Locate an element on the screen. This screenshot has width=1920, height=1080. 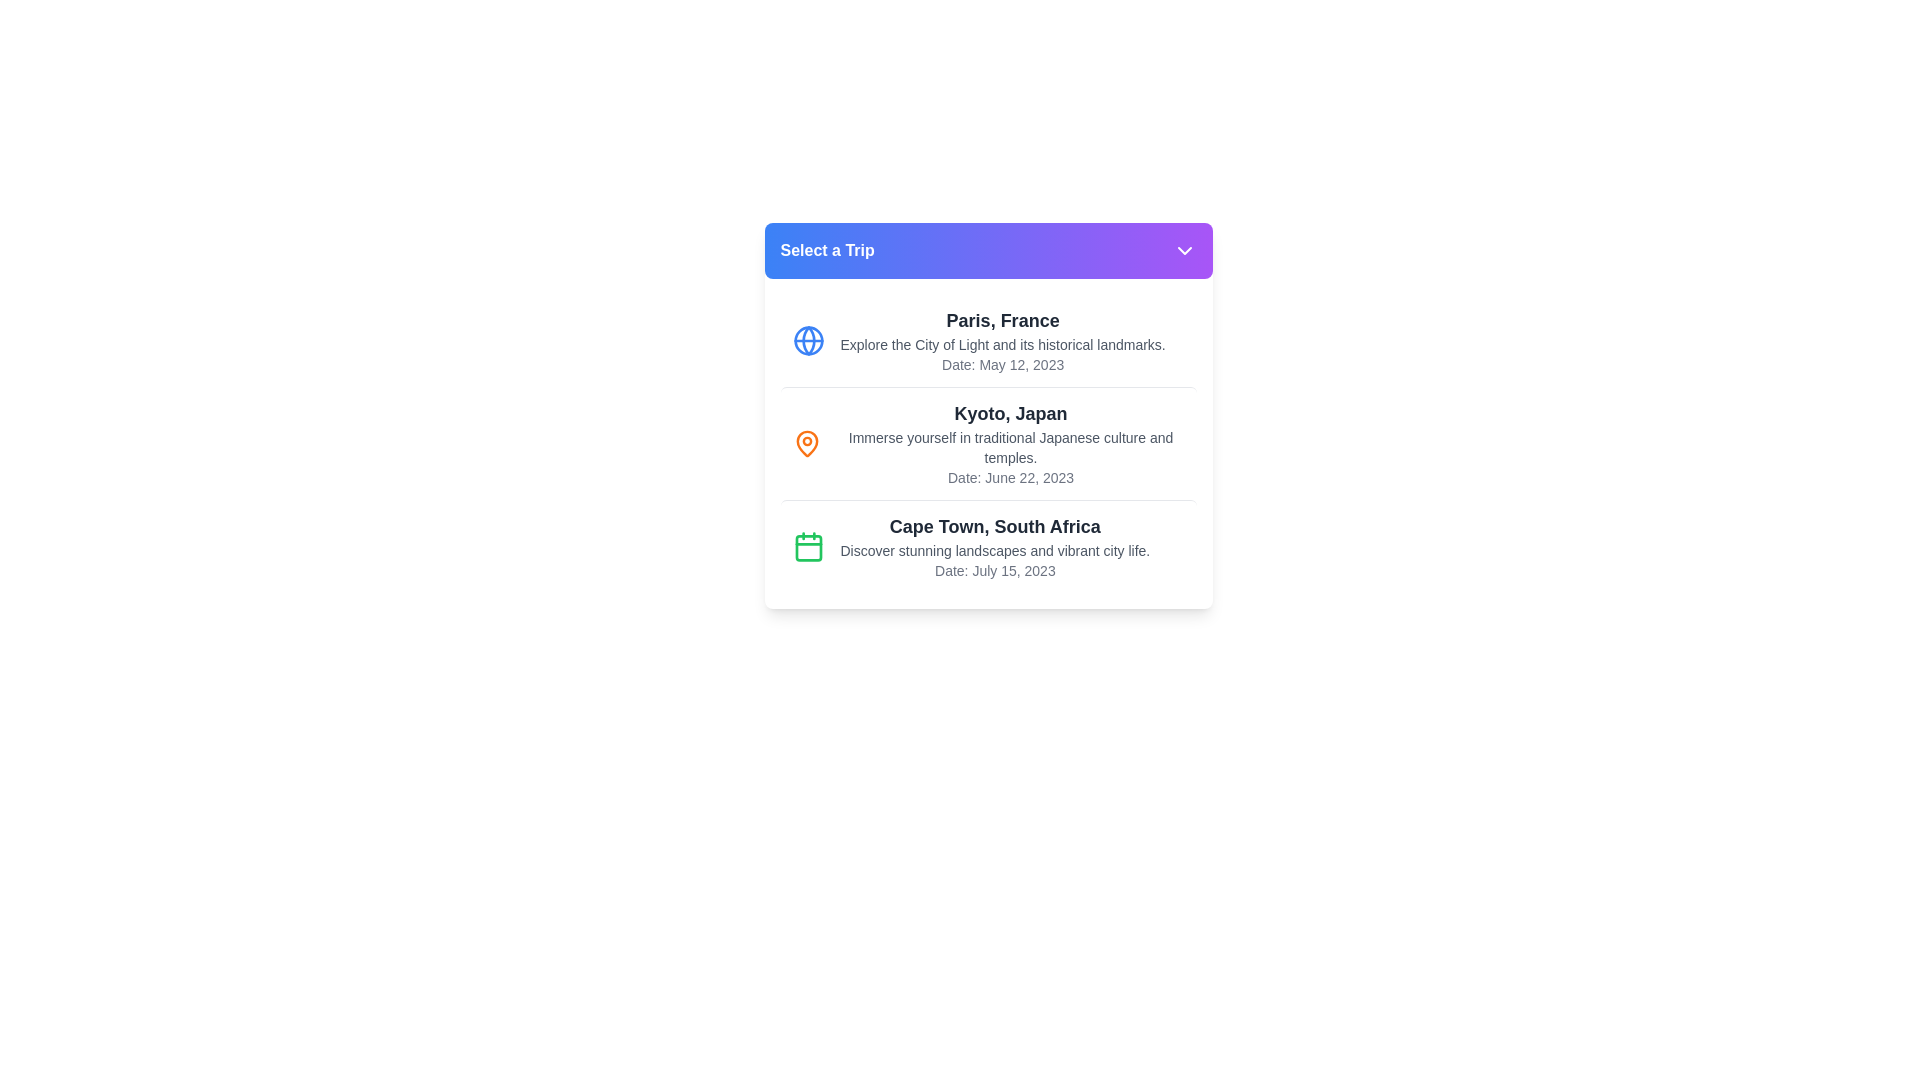
the green calendar icon located next to the text 'Cape Town, South Africa' under the 'Select a Trip' heading is located at coordinates (808, 547).